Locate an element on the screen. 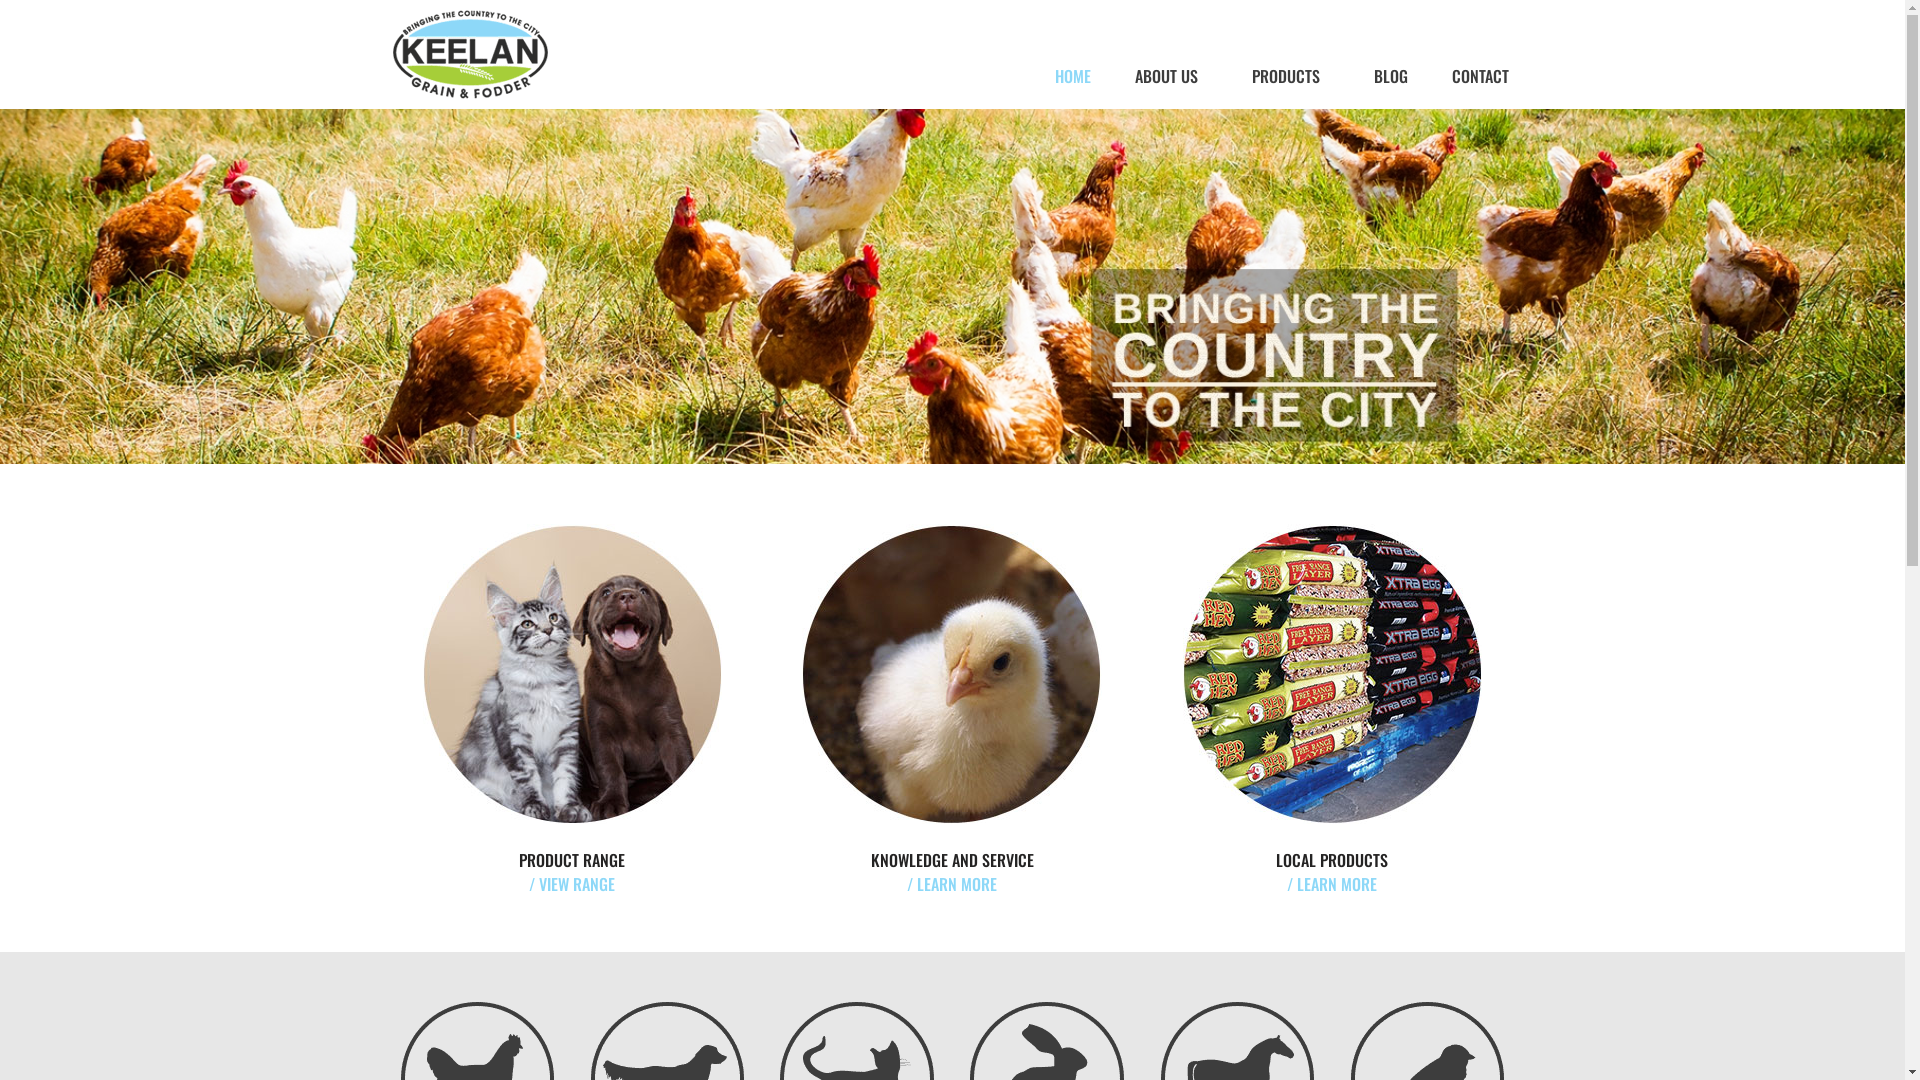  'ABOUT US' is located at coordinates (1134, 75).